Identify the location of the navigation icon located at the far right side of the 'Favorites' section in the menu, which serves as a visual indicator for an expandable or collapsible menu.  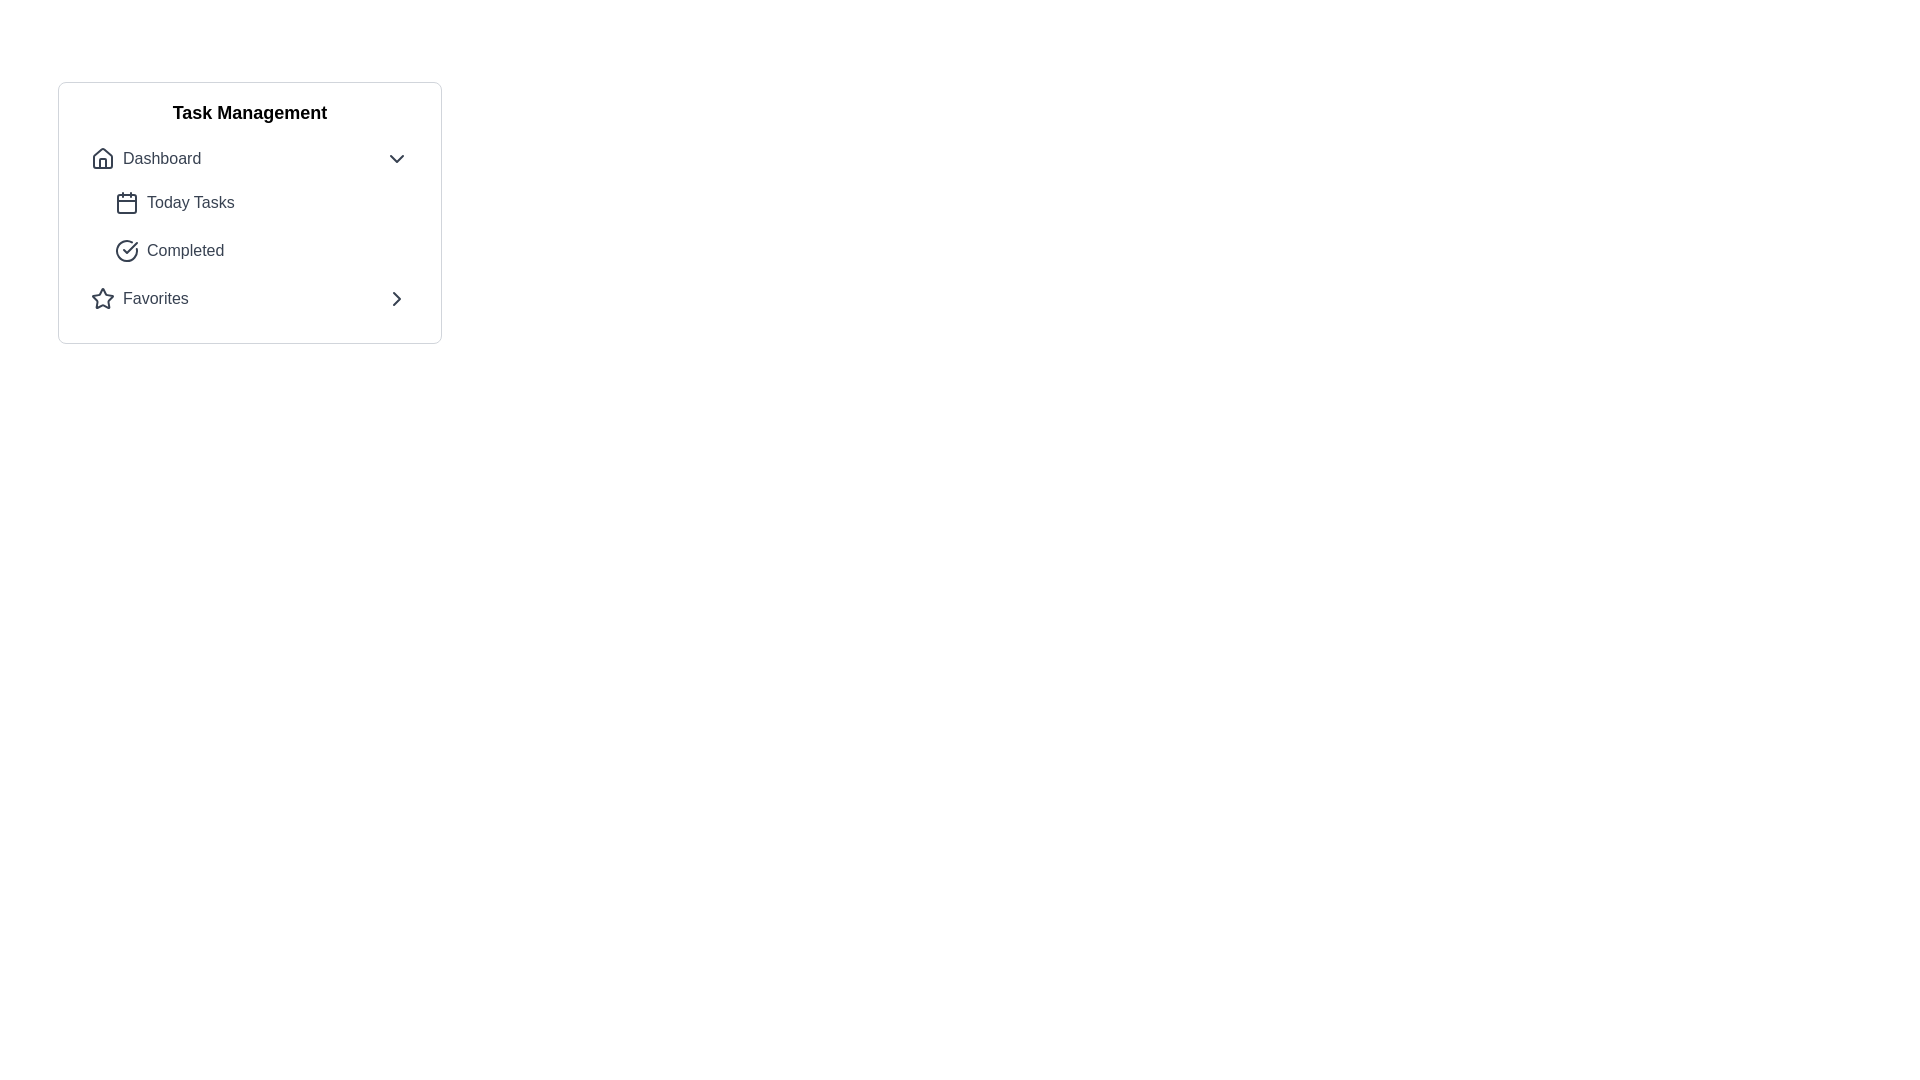
(397, 299).